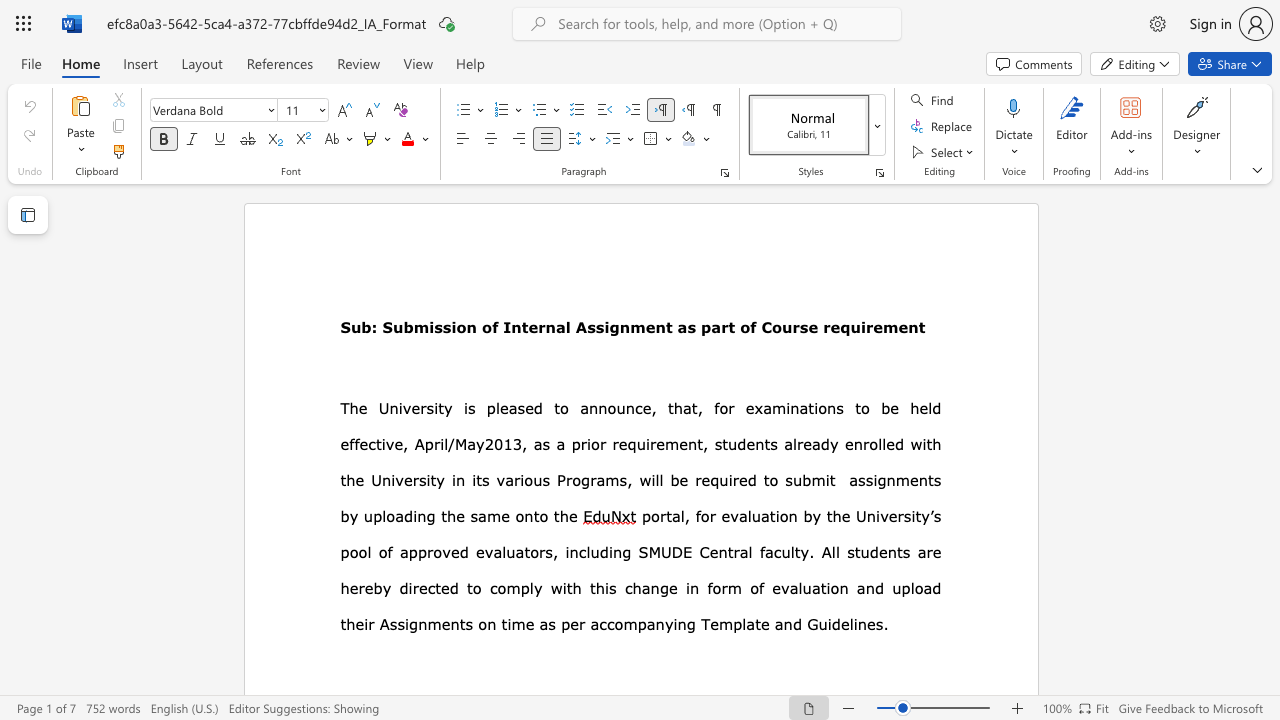 This screenshot has height=720, width=1280. What do you see at coordinates (611, 552) in the screenshot?
I see `the subset text "ng SMUDE Central faculty. All students are hereby directe" within the text "for evaluation by the University’s pool of approved evaluators, including SMUDE Central faculty. All students are hereby directed to"` at bounding box center [611, 552].